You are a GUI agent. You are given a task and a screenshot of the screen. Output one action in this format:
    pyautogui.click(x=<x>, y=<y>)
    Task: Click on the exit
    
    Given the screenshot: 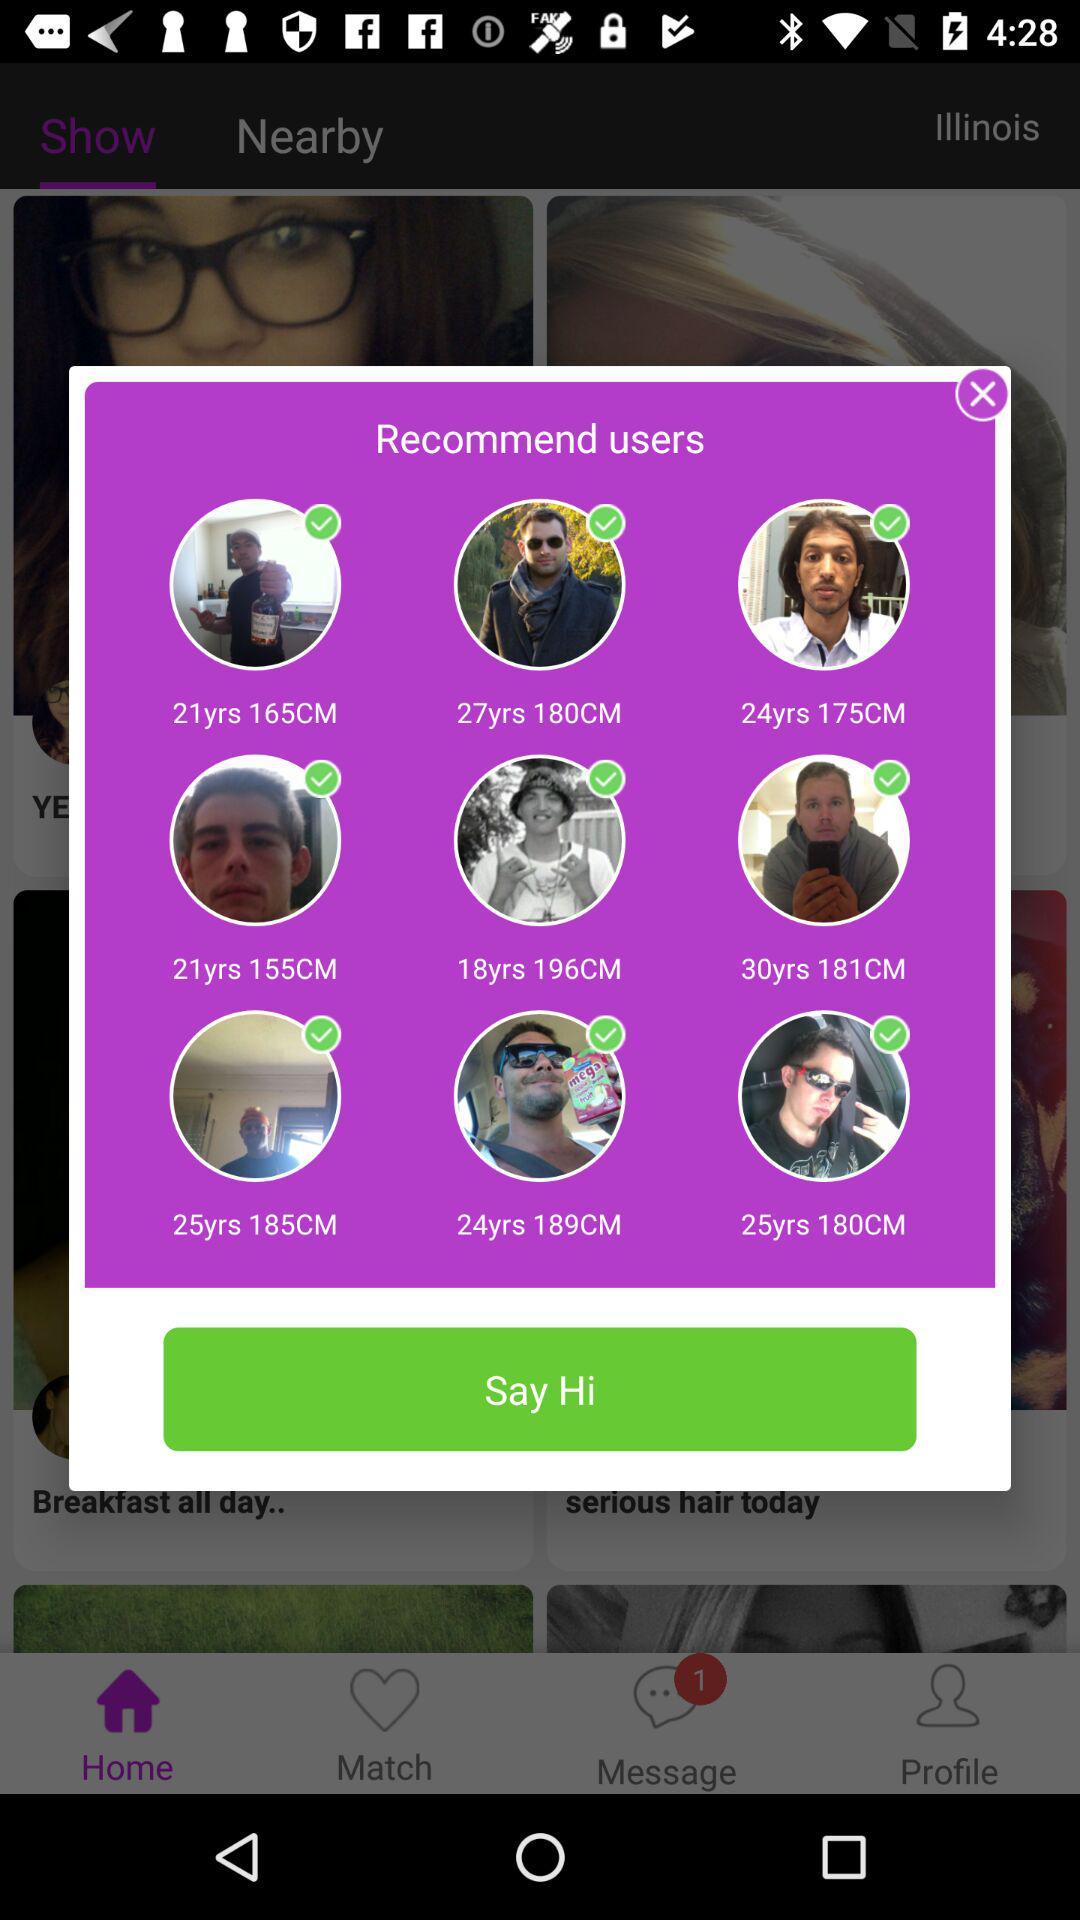 What is the action you would take?
    pyautogui.click(x=982, y=393)
    